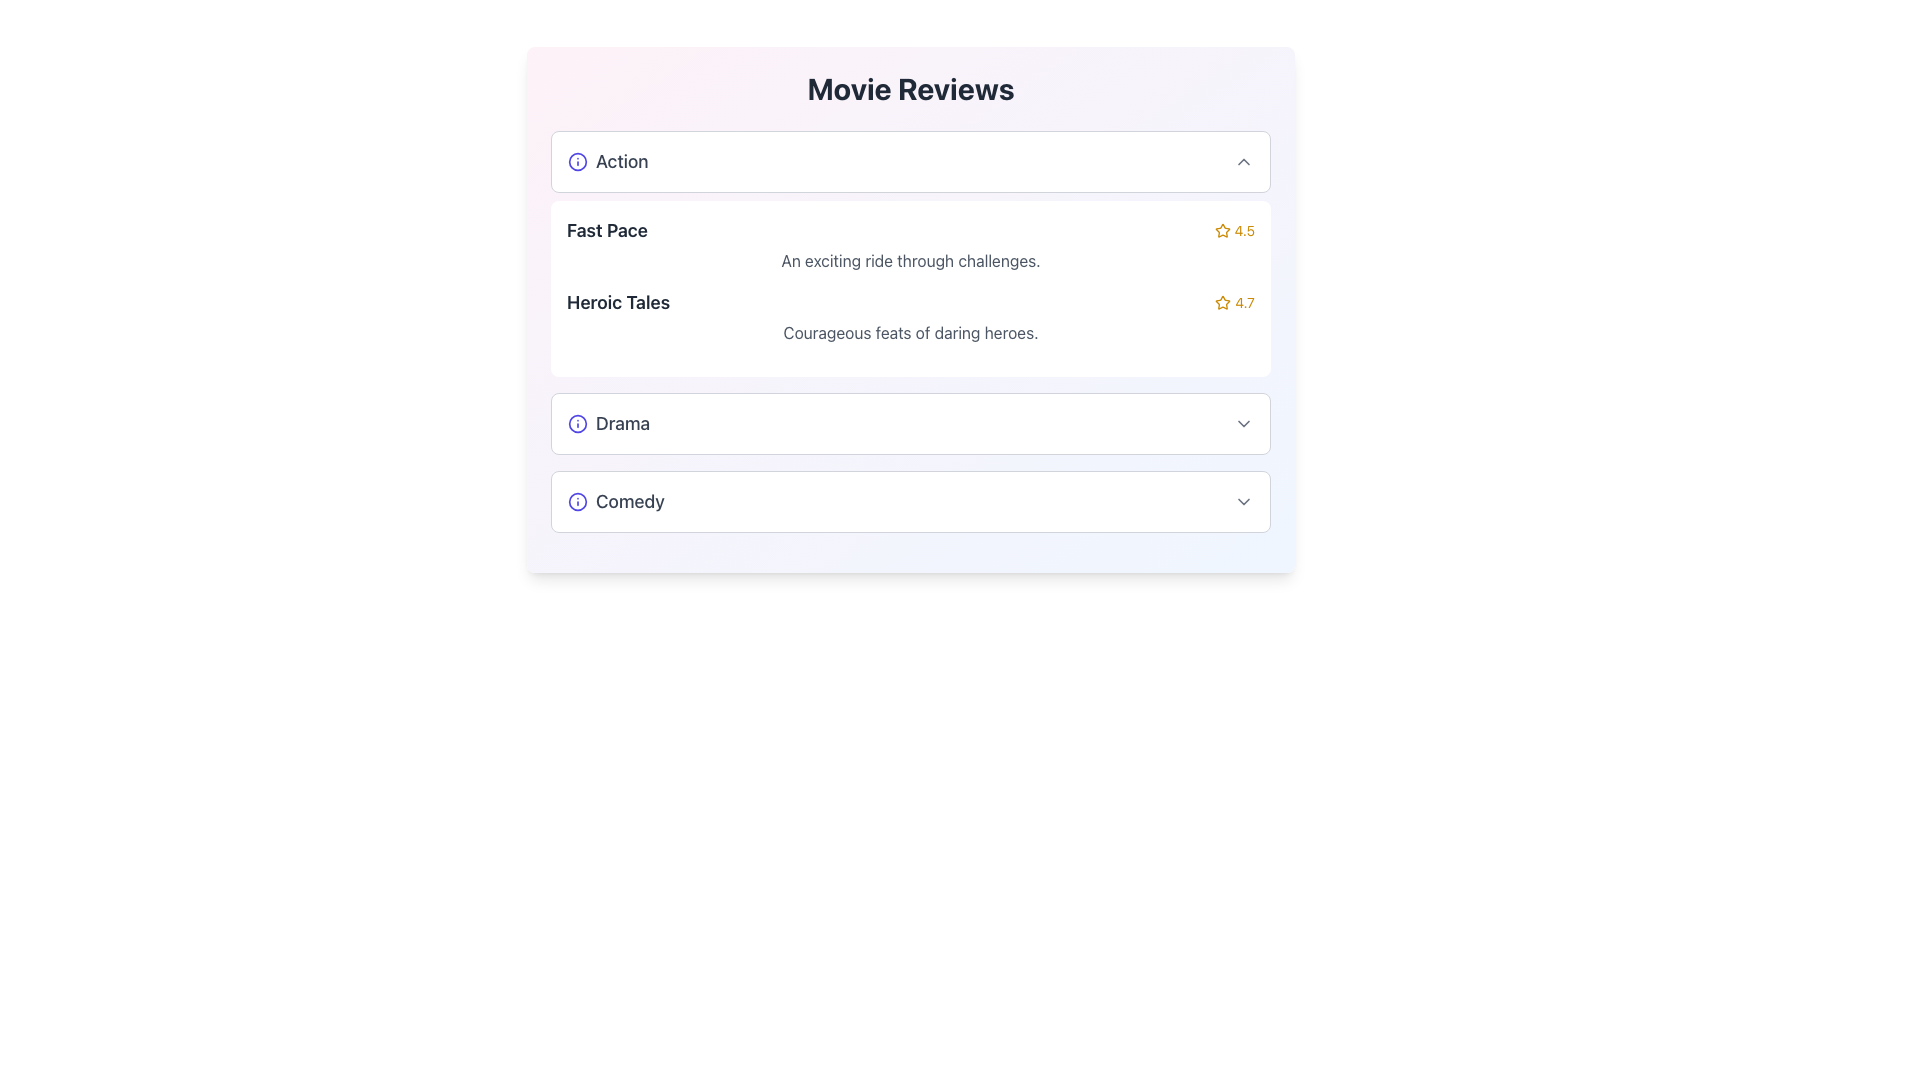 The width and height of the screenshot is (1920, 1080). What do you see at coordinates (576, 161) in the screenshot?
I see `the central SVG Circle that represents the 'Action' category icon located at the top of the list of categories` at bounding box center [576, 161].